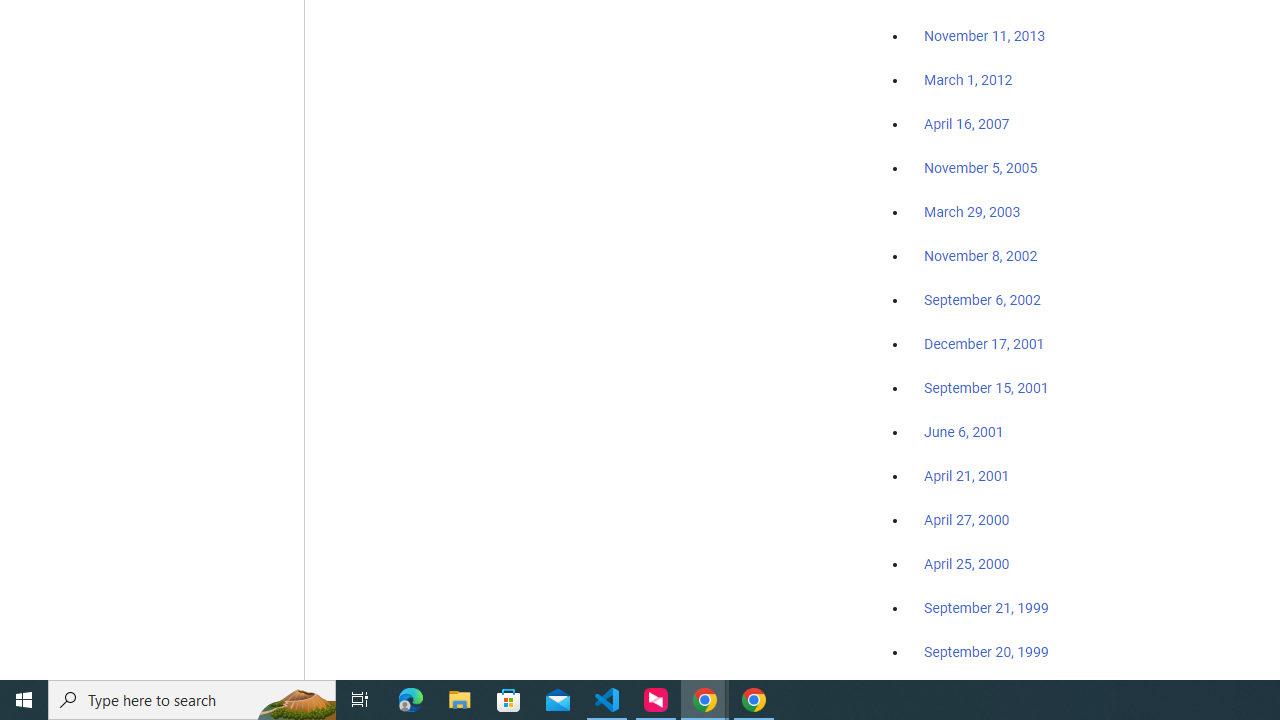 Image resolution: width=1280 pixels, height=720 pixels. I want to click on 'November 11, 2013', so click(984, 37).